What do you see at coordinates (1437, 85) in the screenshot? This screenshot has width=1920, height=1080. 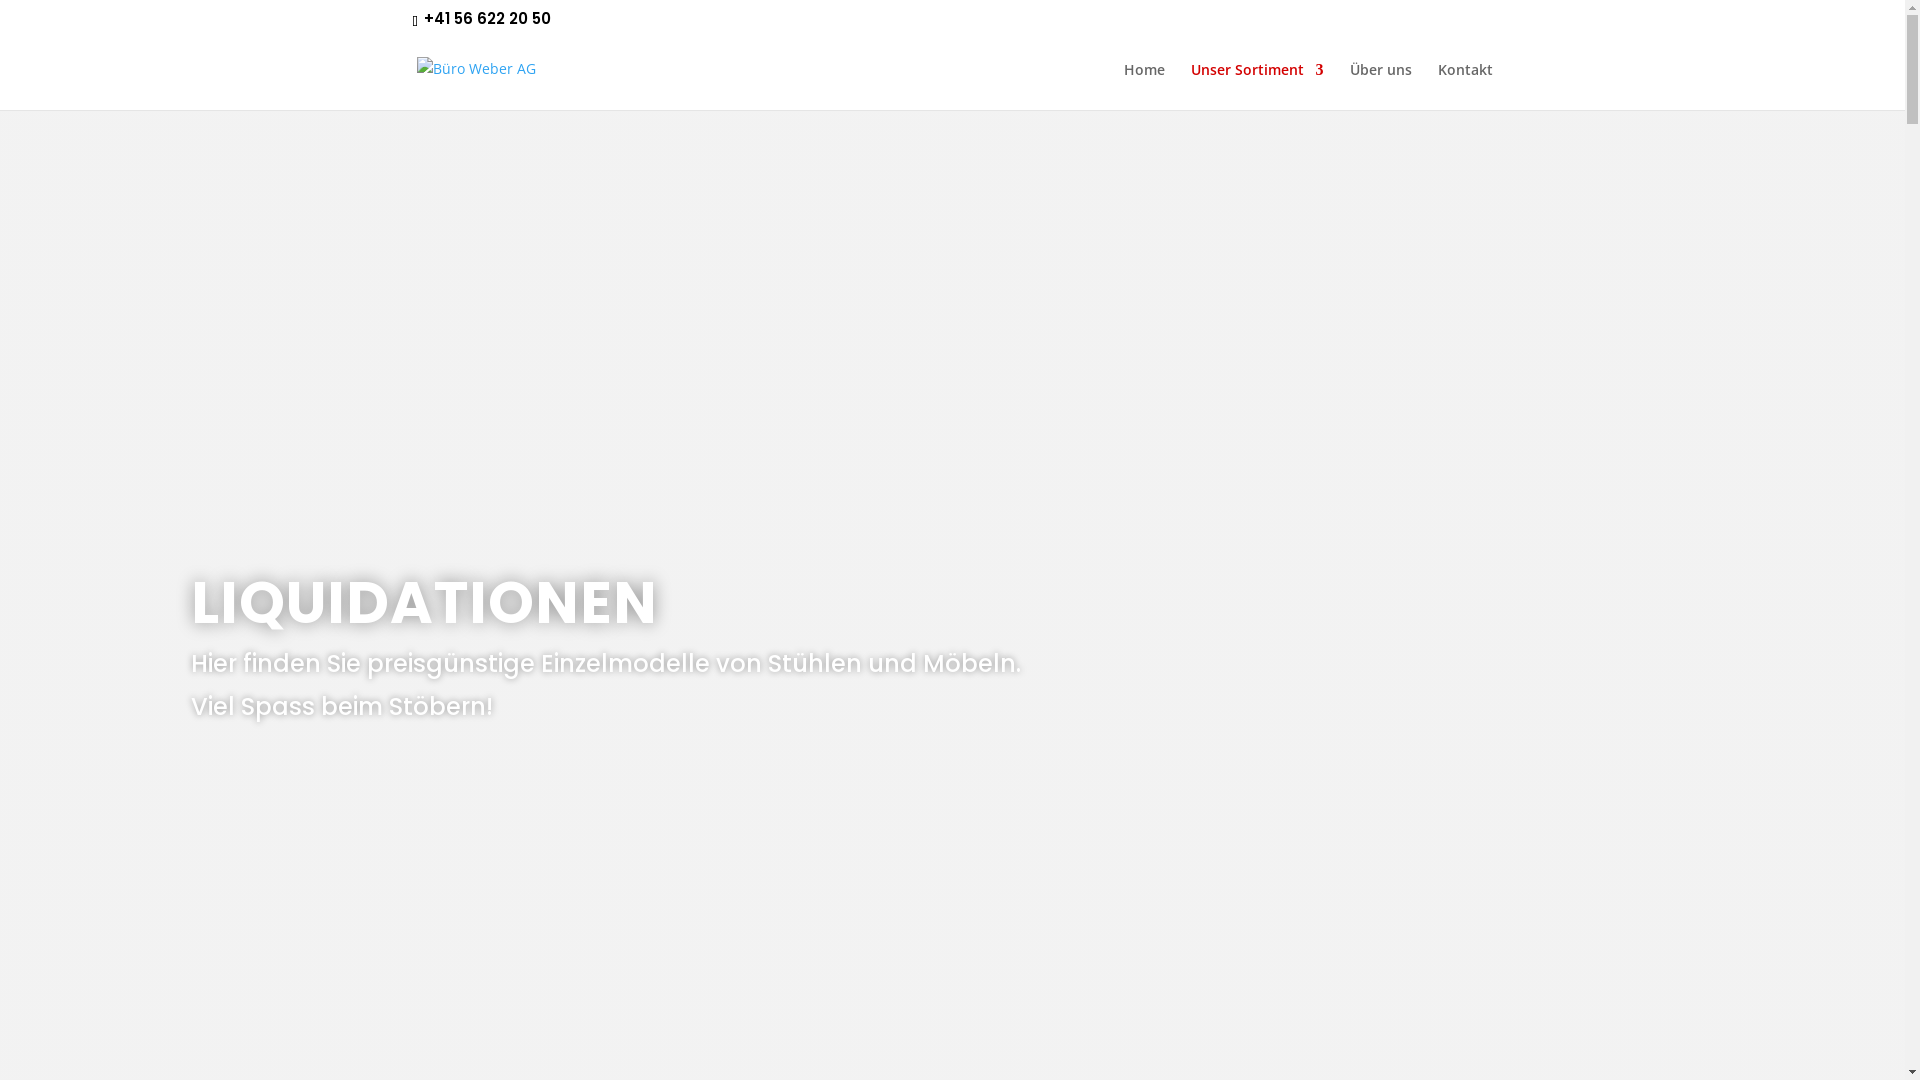 I see `'Kontakt'` at bounding box center [1437, 85].